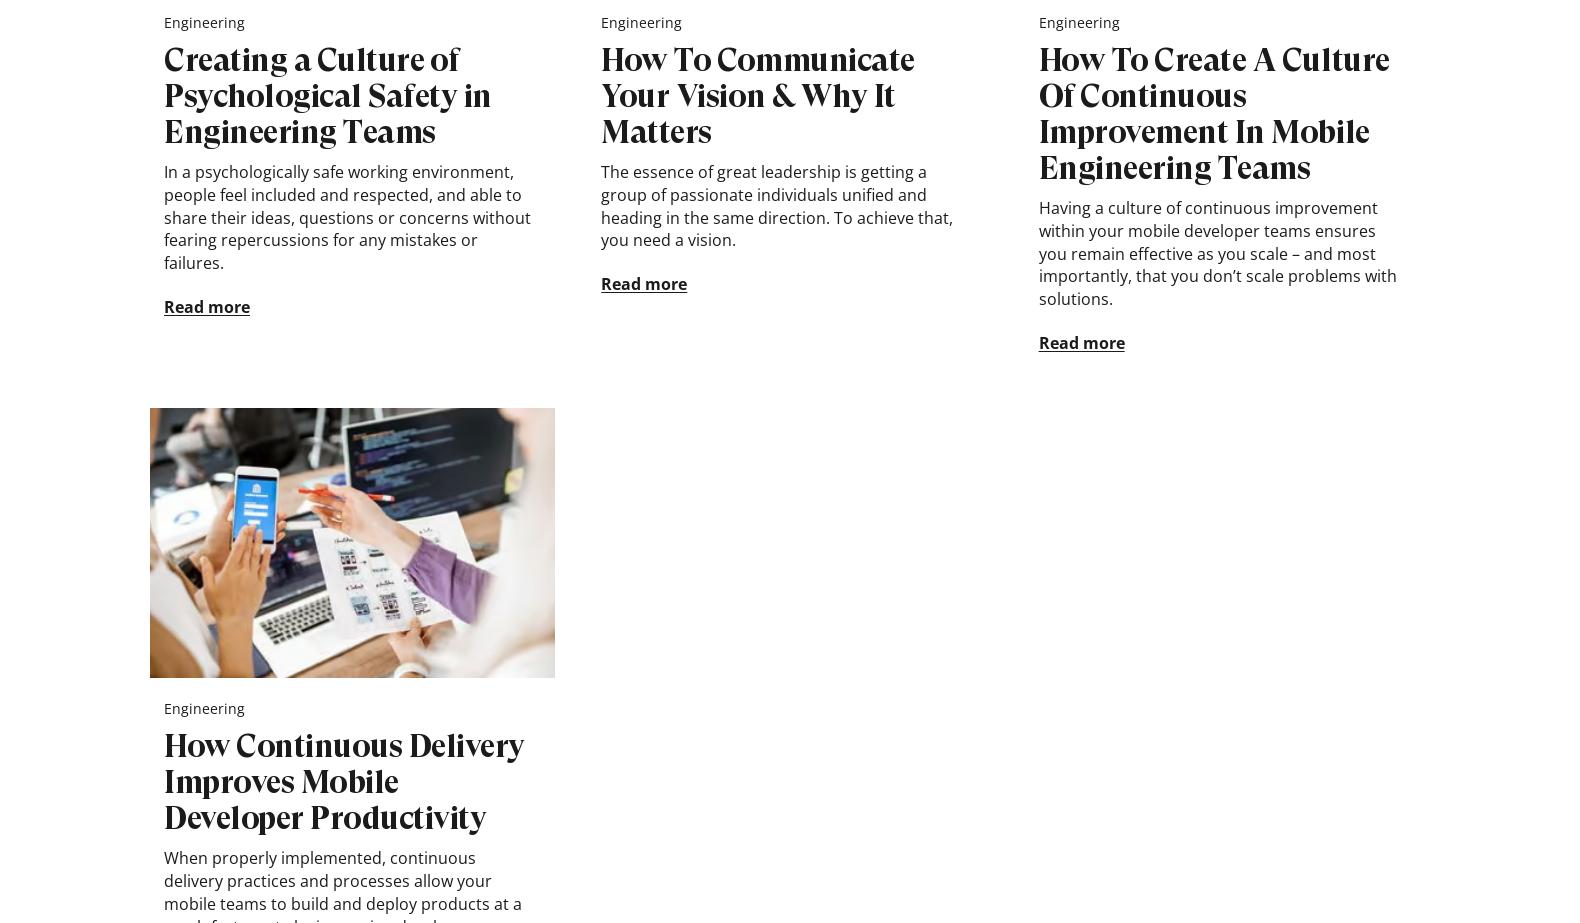 The image size is (1580, 923). What do you see at coordinates (1042, 63) in the screenshot?
I see `'Sustainability Statement'` at bounding box center [1042, 63].